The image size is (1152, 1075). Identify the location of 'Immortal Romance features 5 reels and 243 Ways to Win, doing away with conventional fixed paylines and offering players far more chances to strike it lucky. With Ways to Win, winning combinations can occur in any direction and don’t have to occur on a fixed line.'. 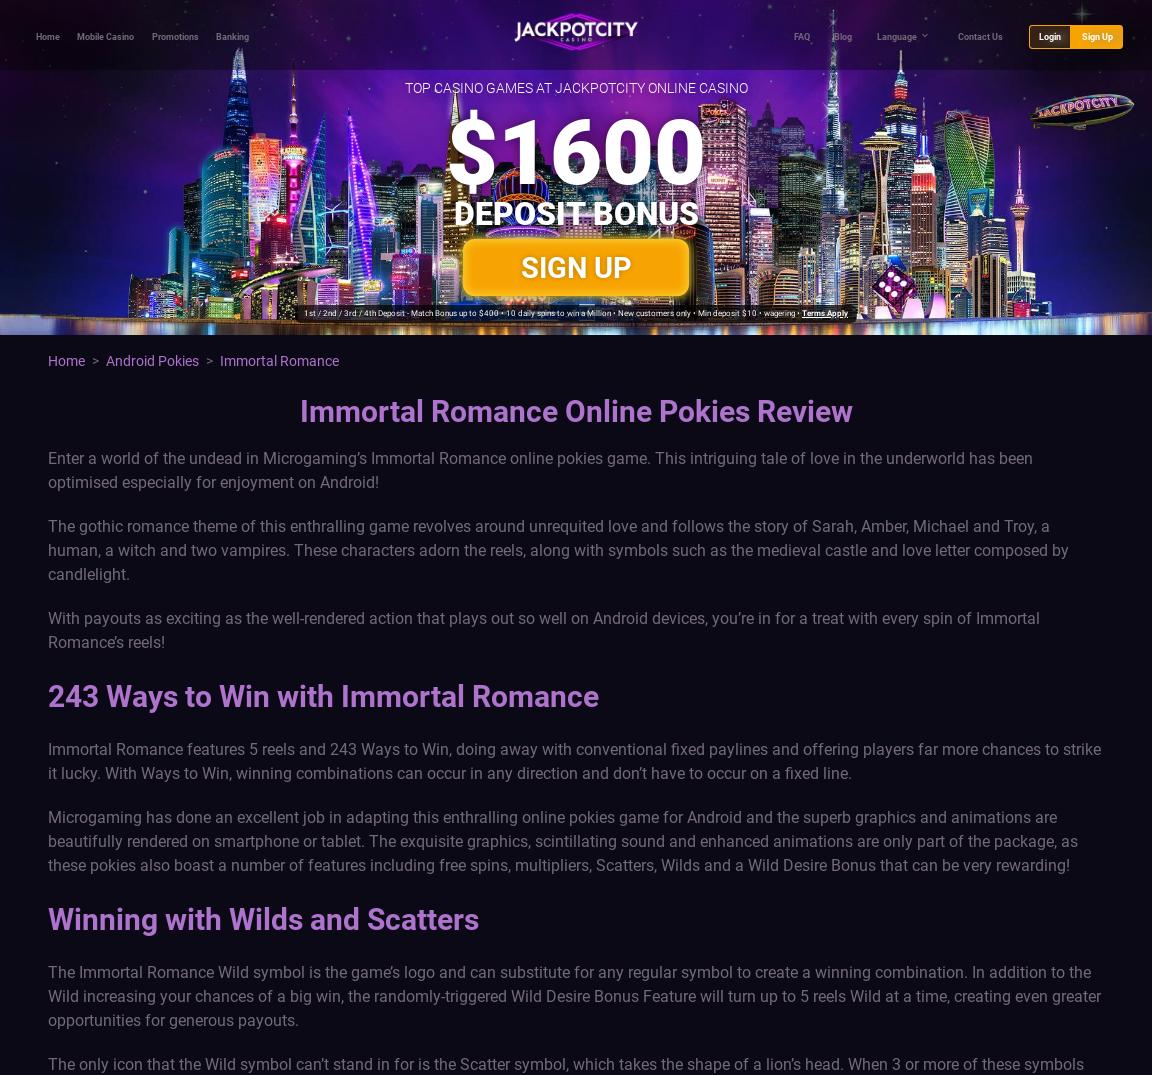
(47, 760).